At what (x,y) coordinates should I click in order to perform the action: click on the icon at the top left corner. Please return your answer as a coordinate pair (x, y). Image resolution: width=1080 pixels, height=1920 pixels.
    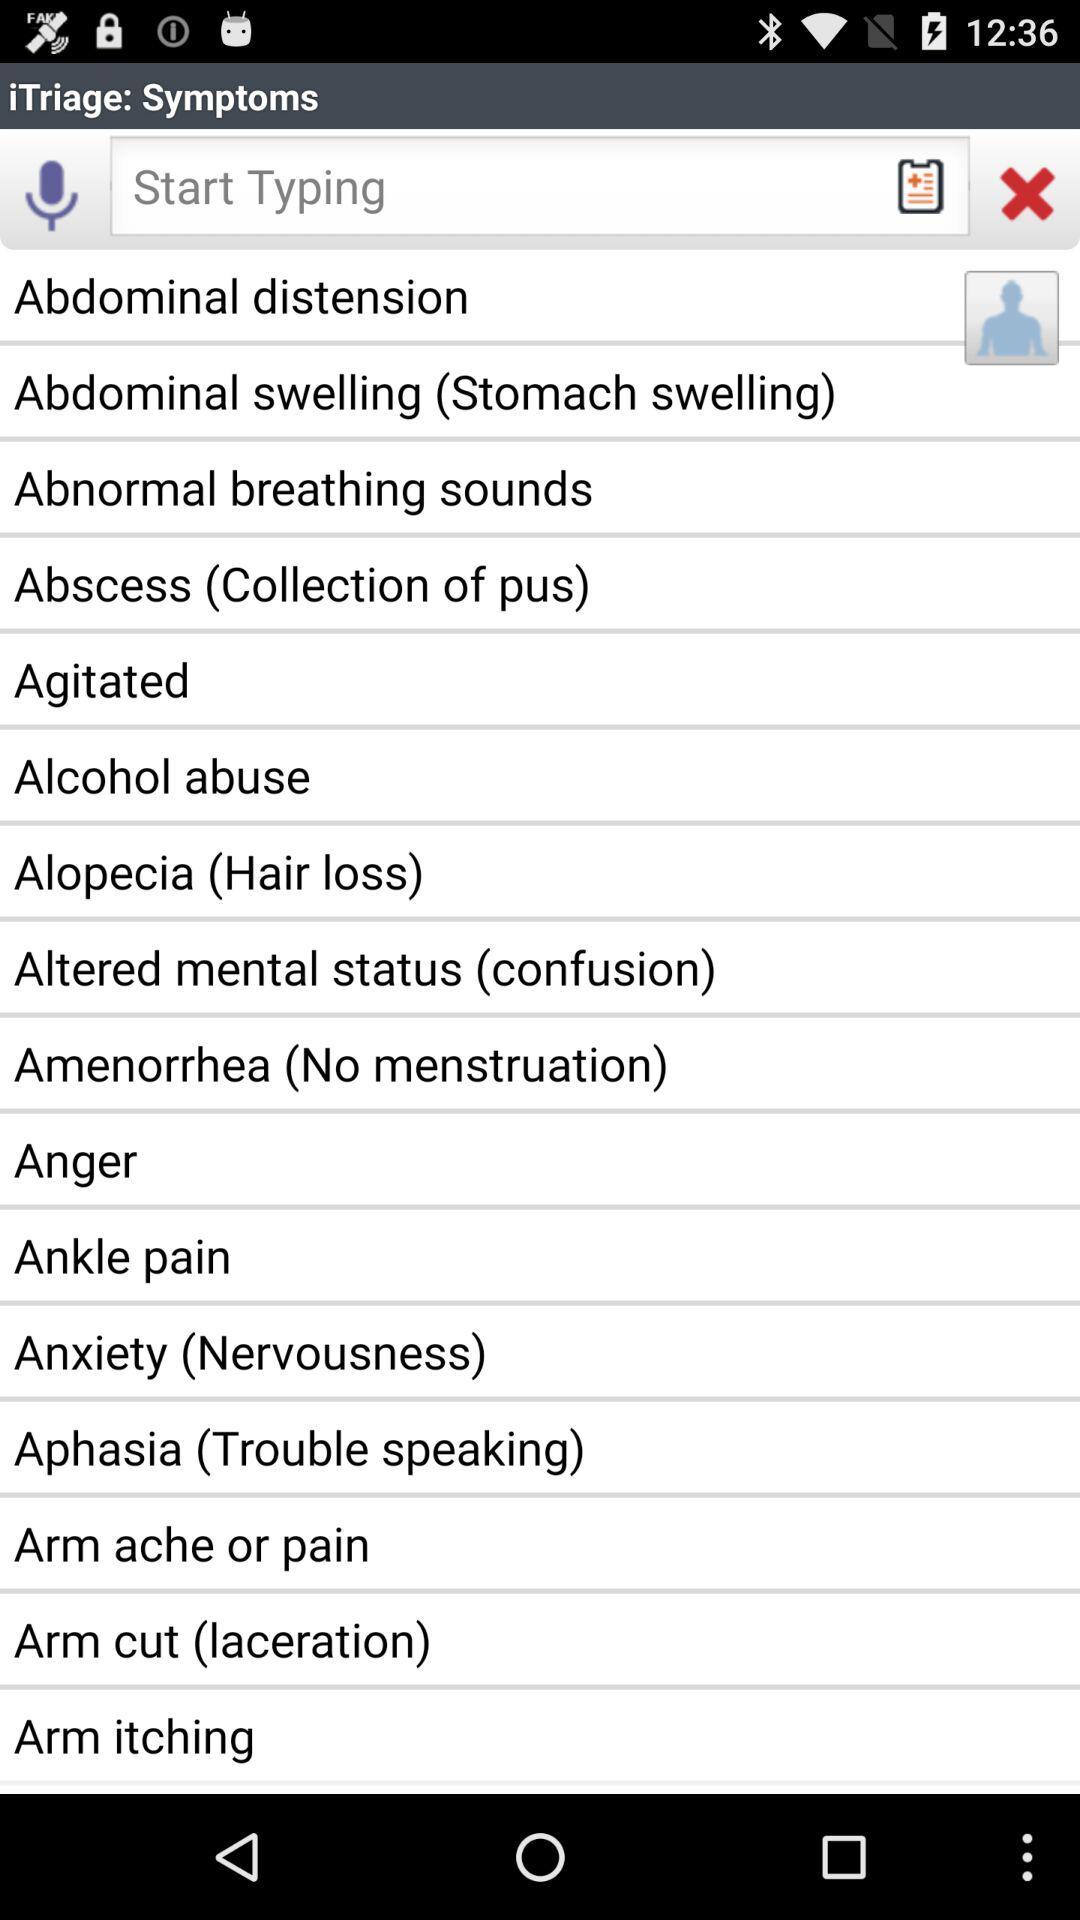
    Looking at the image, I should click on (51, 192).